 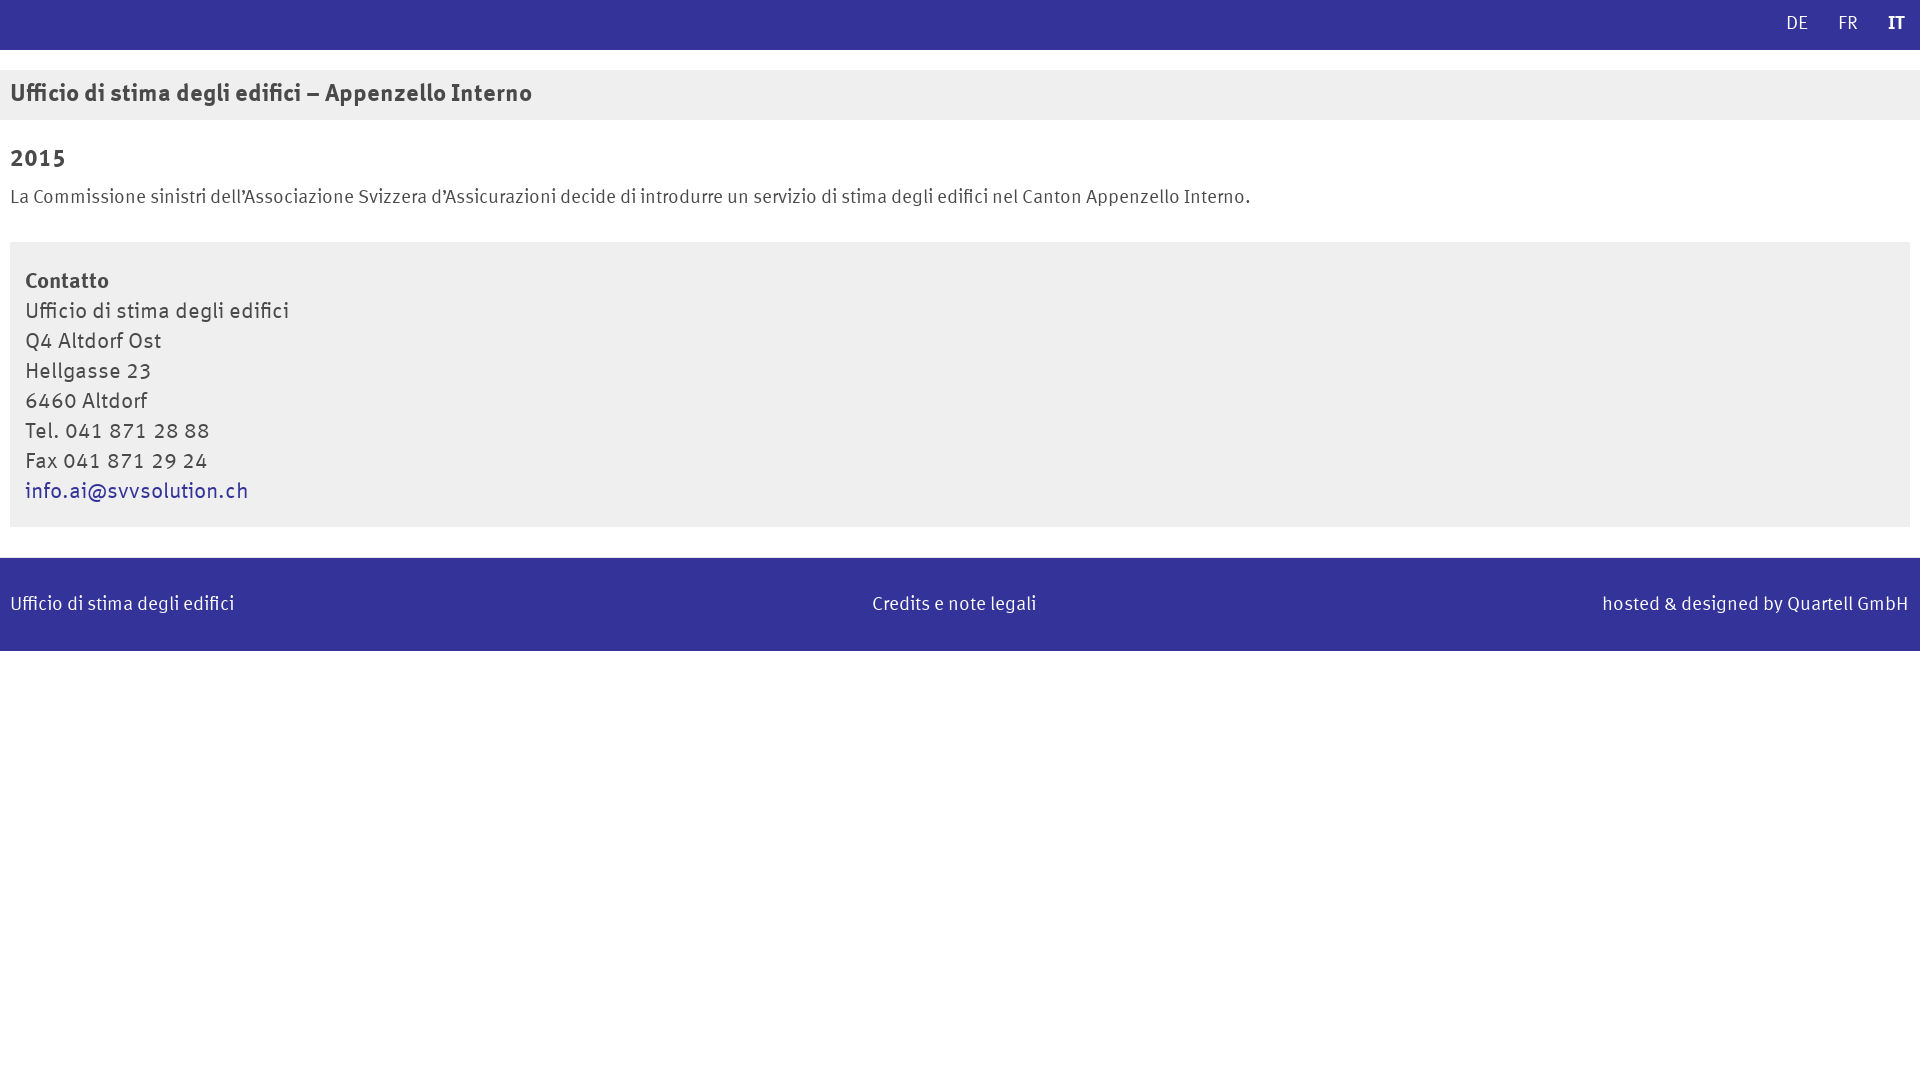 I want to click on 'IT', so click(x=1895, y=24).